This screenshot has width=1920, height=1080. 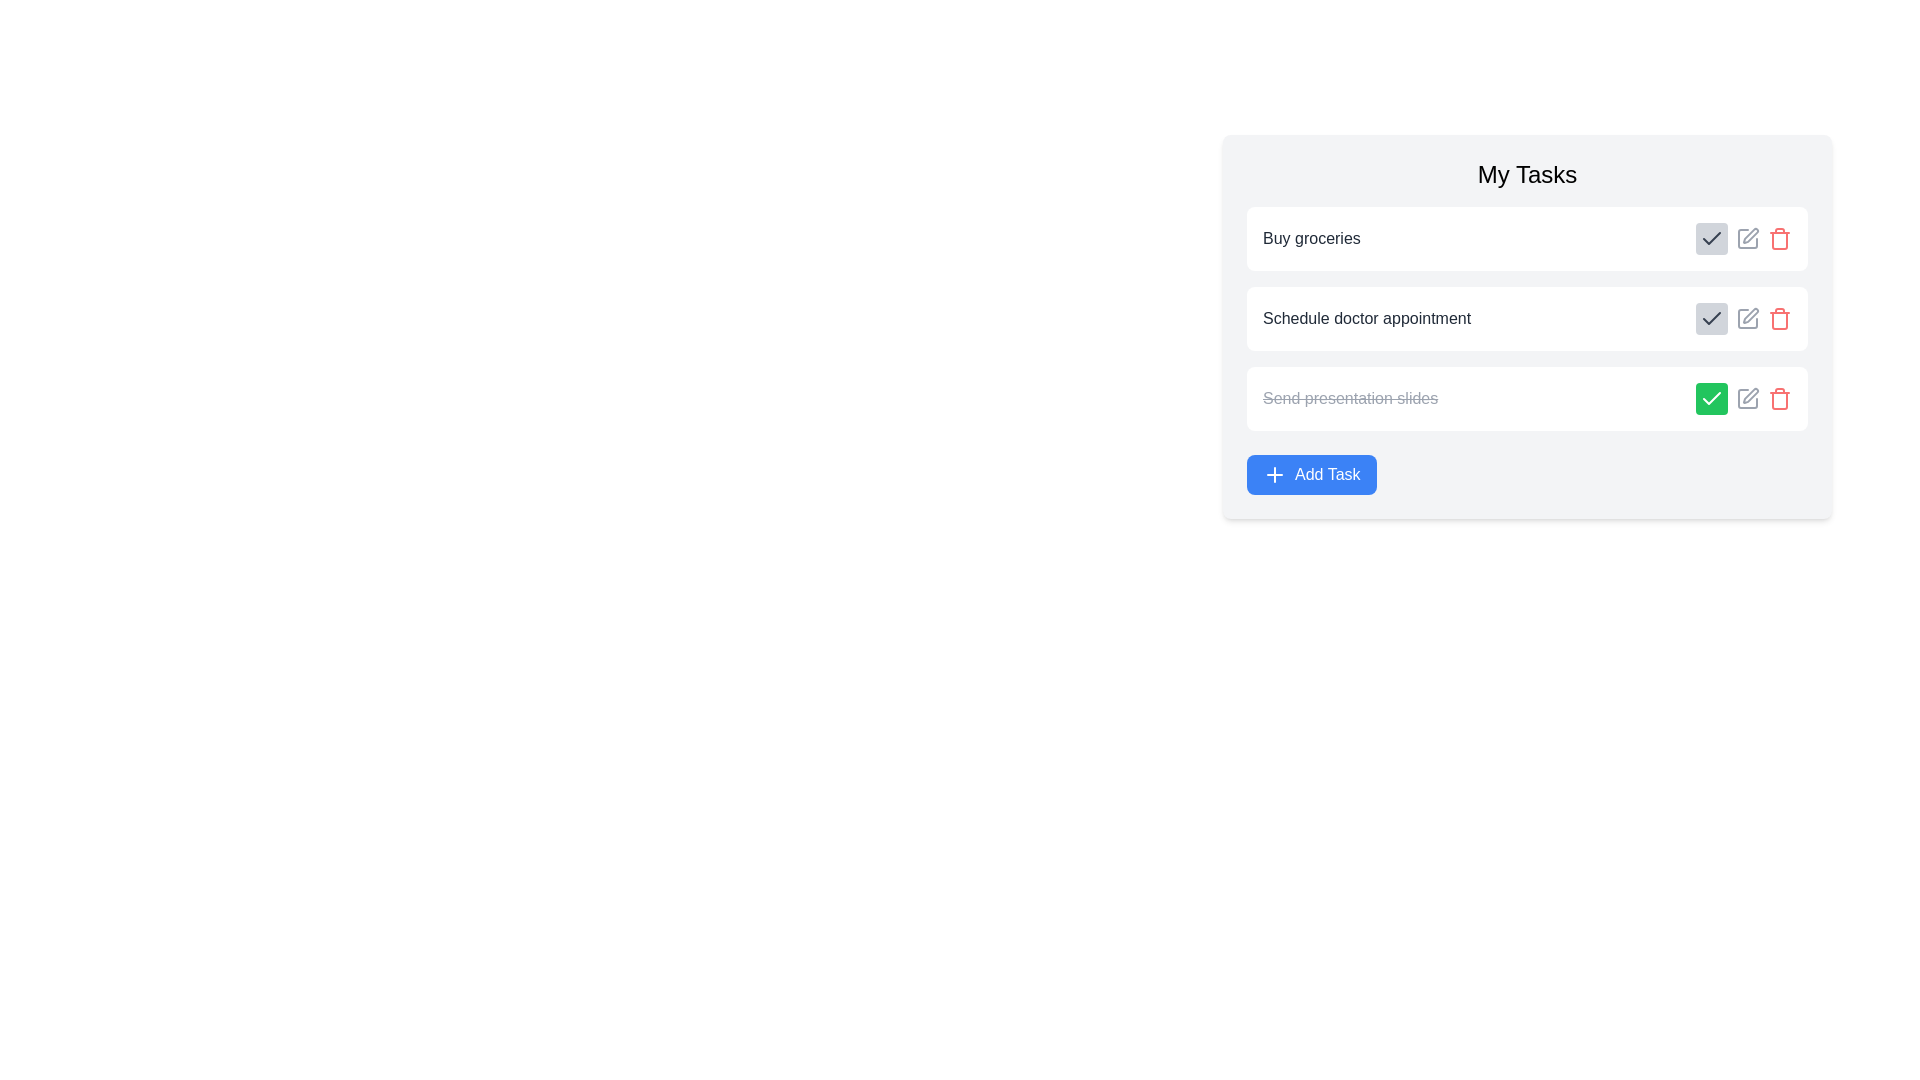 What do you see at coordinates (1780, 238) in the screenshot?
I see `delete button for the task identified by Buy groceries` at bounding box center [1780, 238].